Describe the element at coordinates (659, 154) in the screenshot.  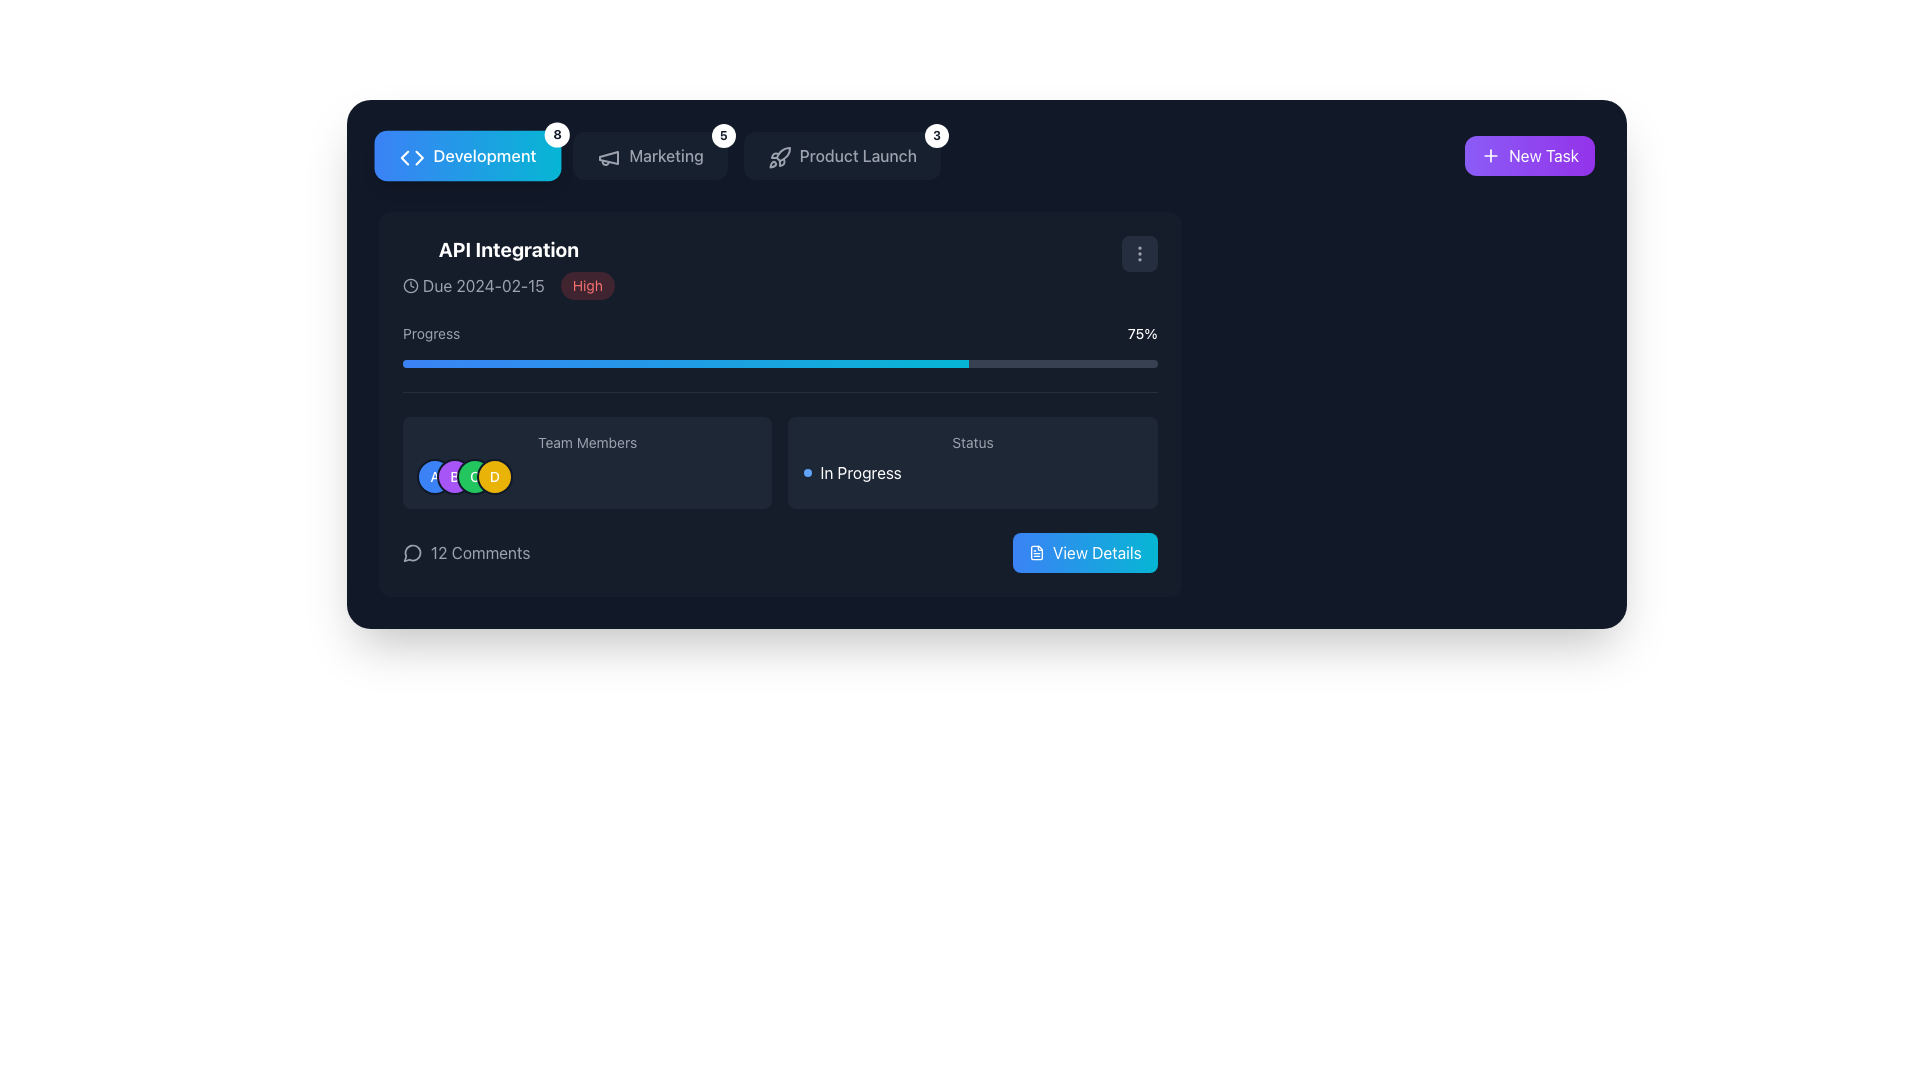
I see `the navigation button located between 'Development' and 'Product Launch'` at that location.